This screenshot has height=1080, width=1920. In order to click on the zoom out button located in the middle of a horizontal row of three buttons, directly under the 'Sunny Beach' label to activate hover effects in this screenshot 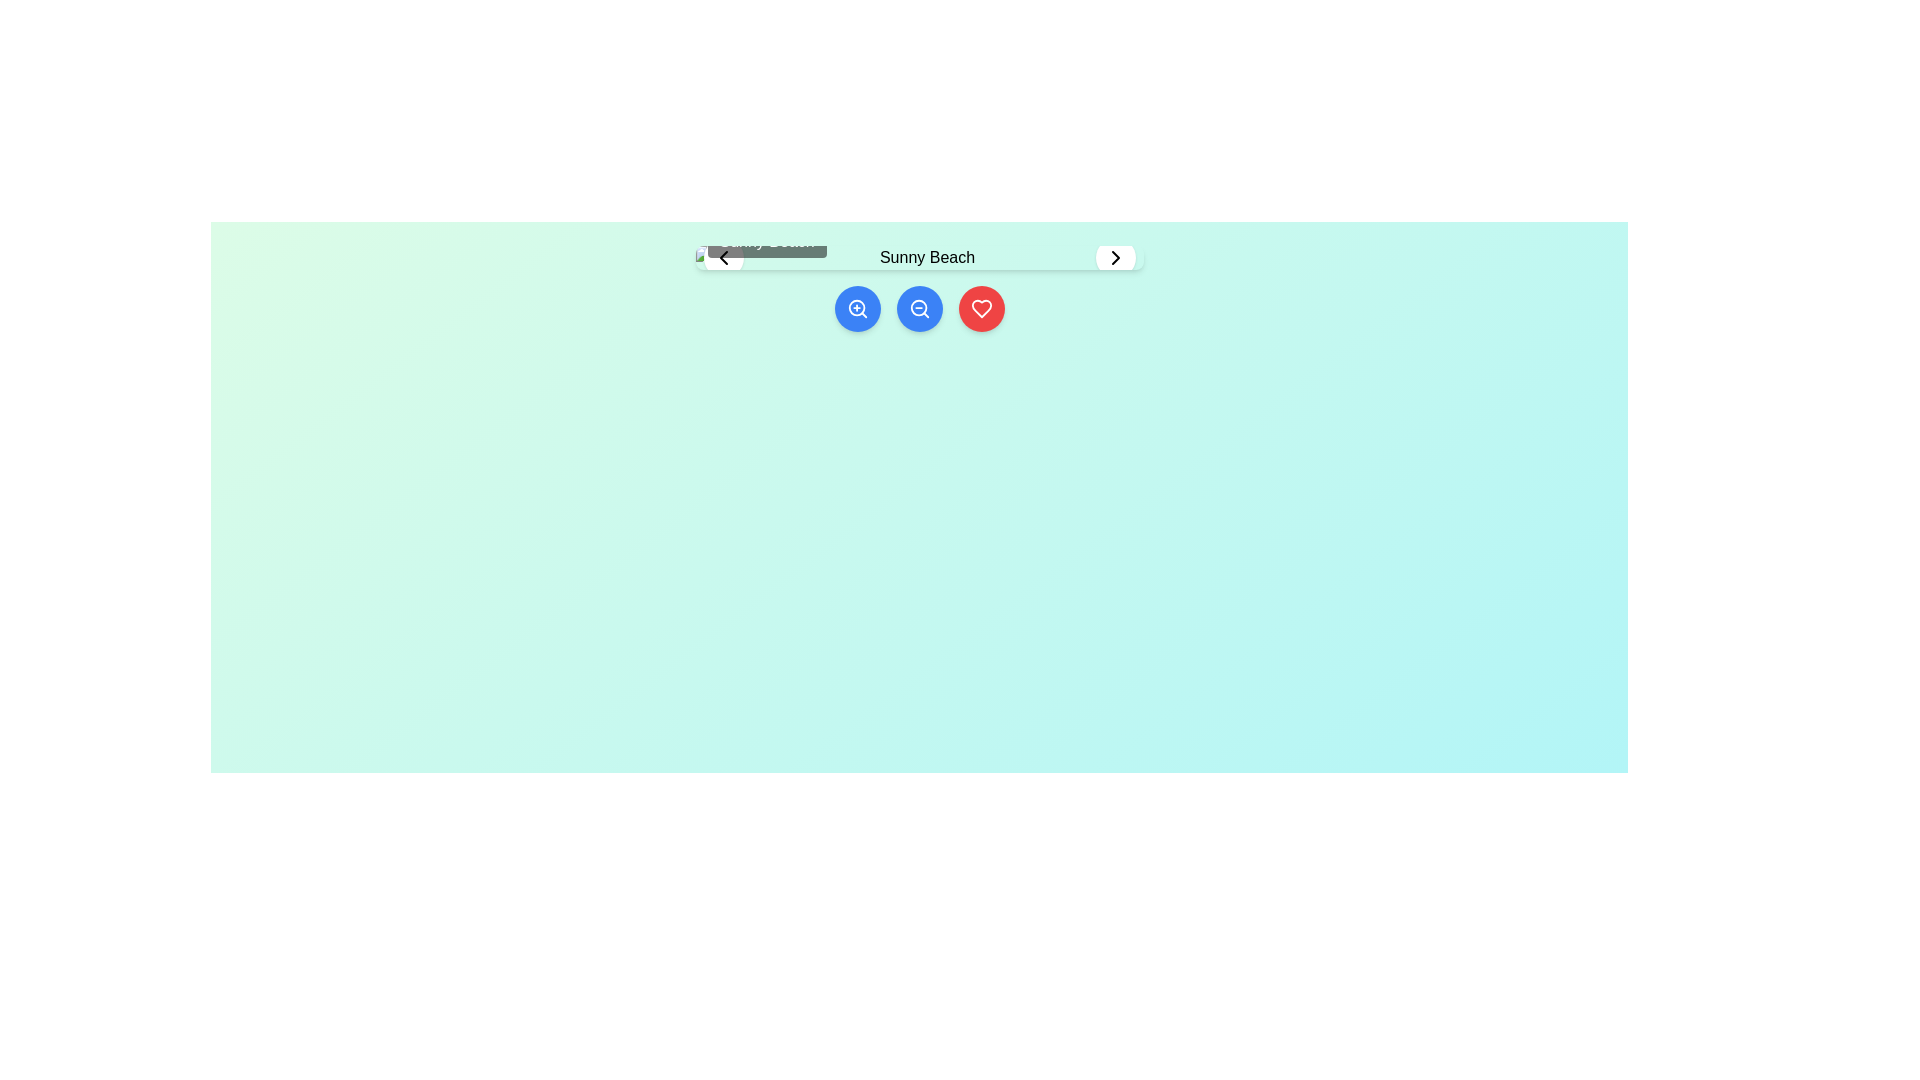, I will do `click(918, 308)`.